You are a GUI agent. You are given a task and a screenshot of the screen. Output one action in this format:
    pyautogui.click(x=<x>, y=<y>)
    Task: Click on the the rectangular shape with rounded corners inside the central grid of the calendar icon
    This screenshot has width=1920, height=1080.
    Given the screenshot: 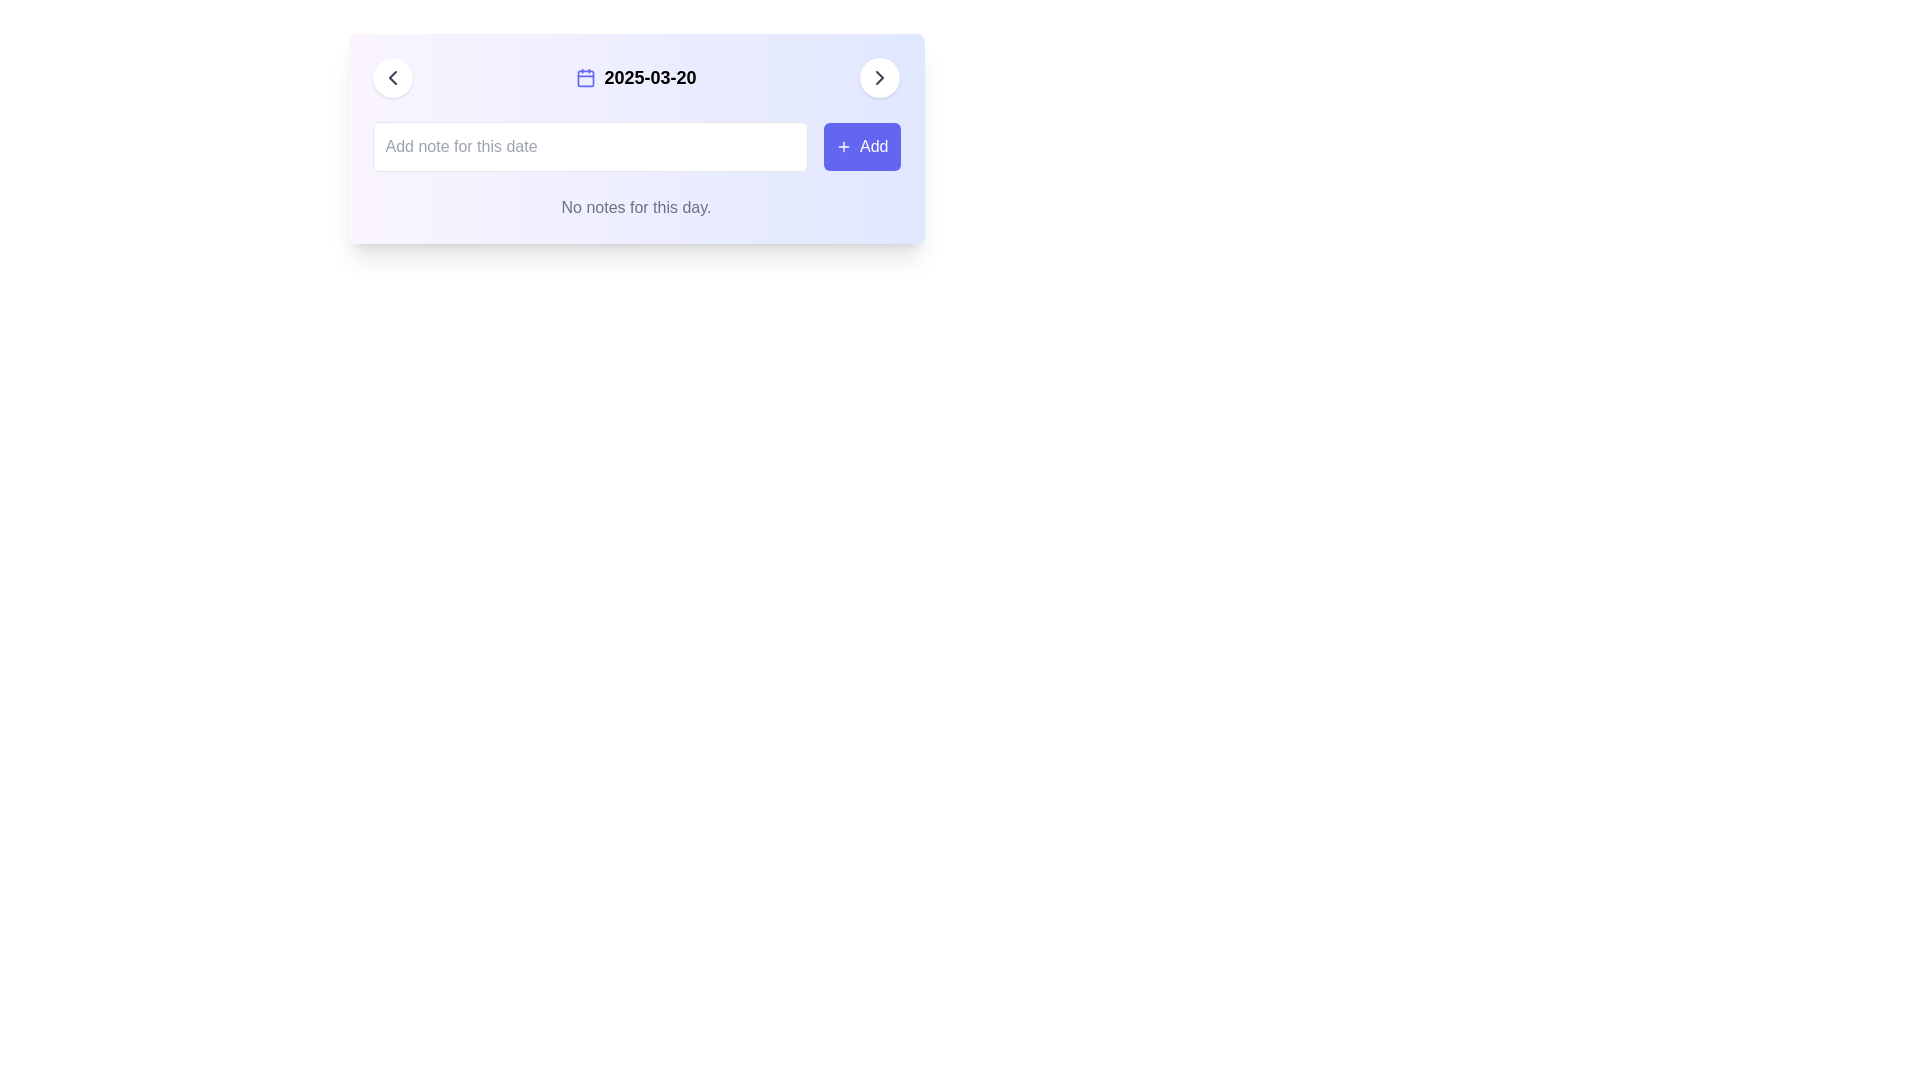 What is the action you would take?
    pyautogui.click(x=585, y=77)
    